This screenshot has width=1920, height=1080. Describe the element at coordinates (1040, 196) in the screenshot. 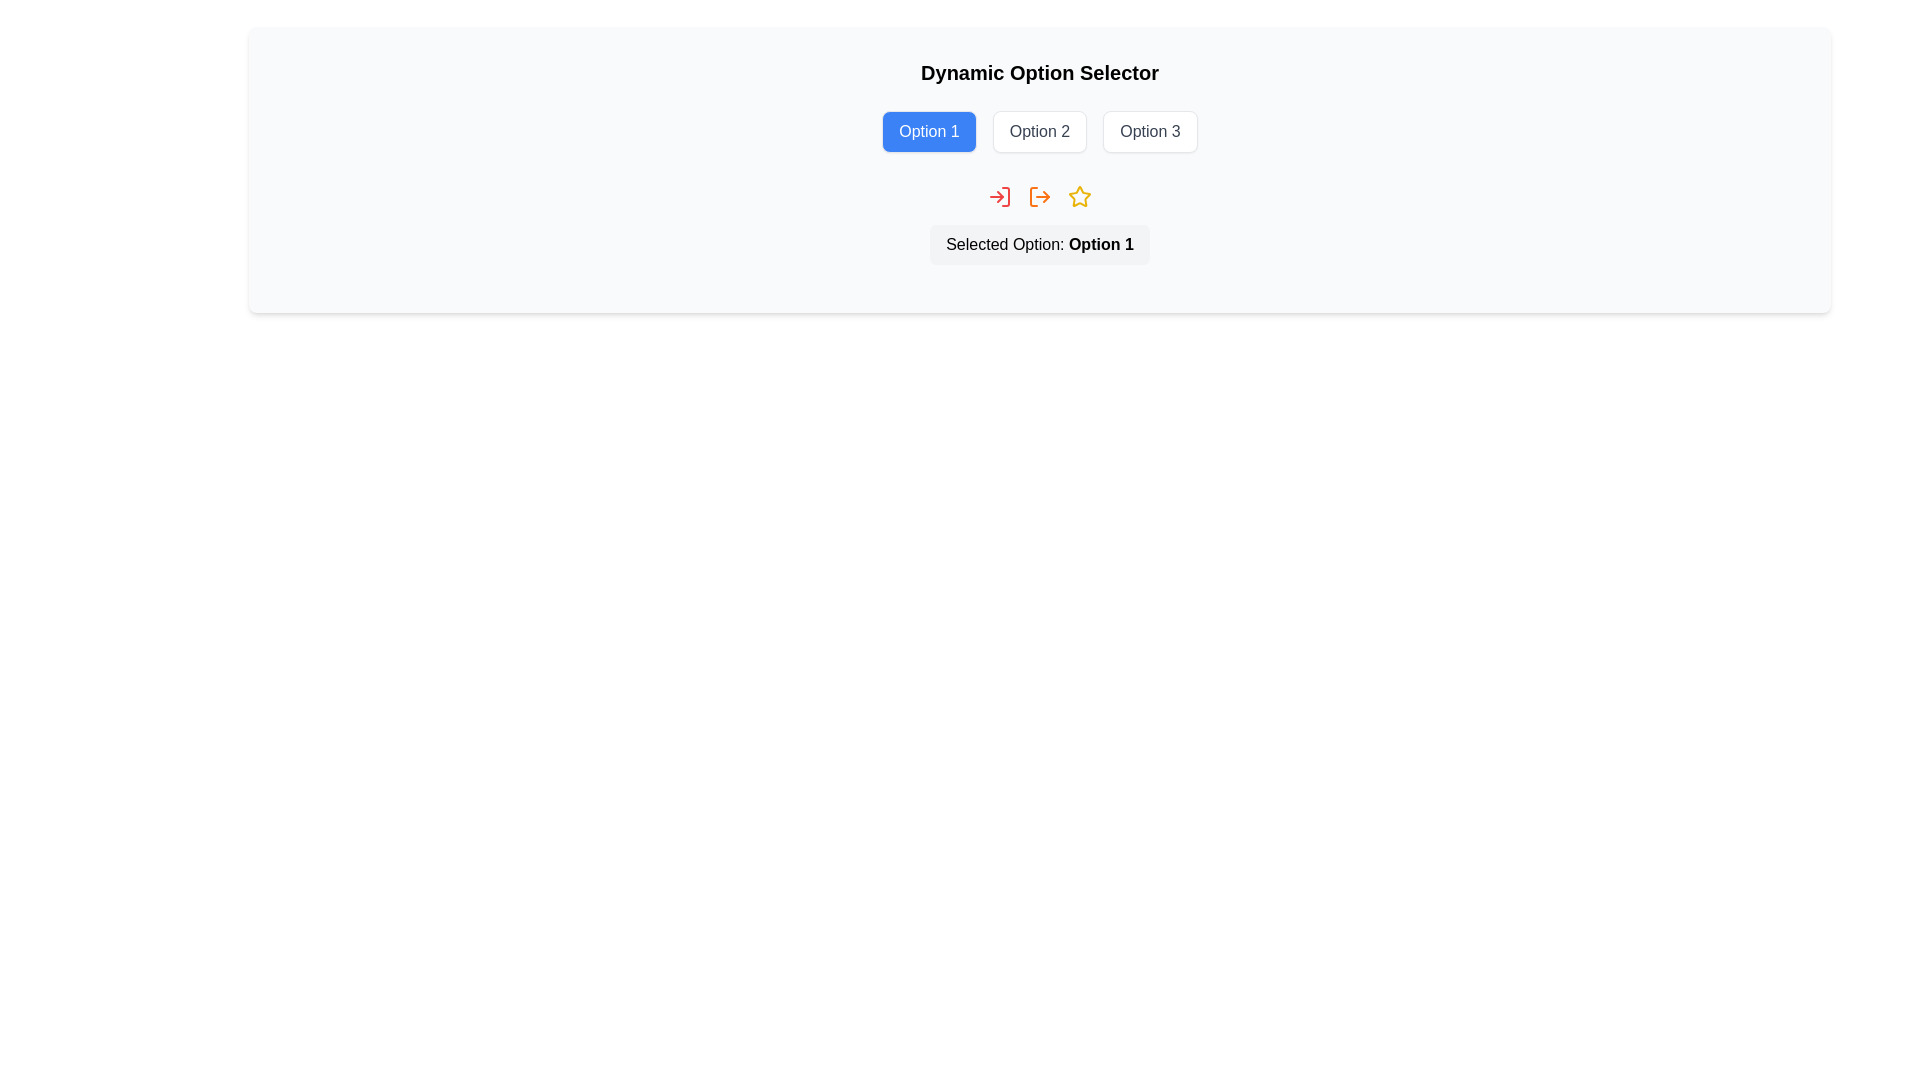

I see `the icon group located beneath the buttons labeled 'Option 1', 'Option 2', and 'Option 3', and above the text 'Selected Option: Option 1'` at that location.